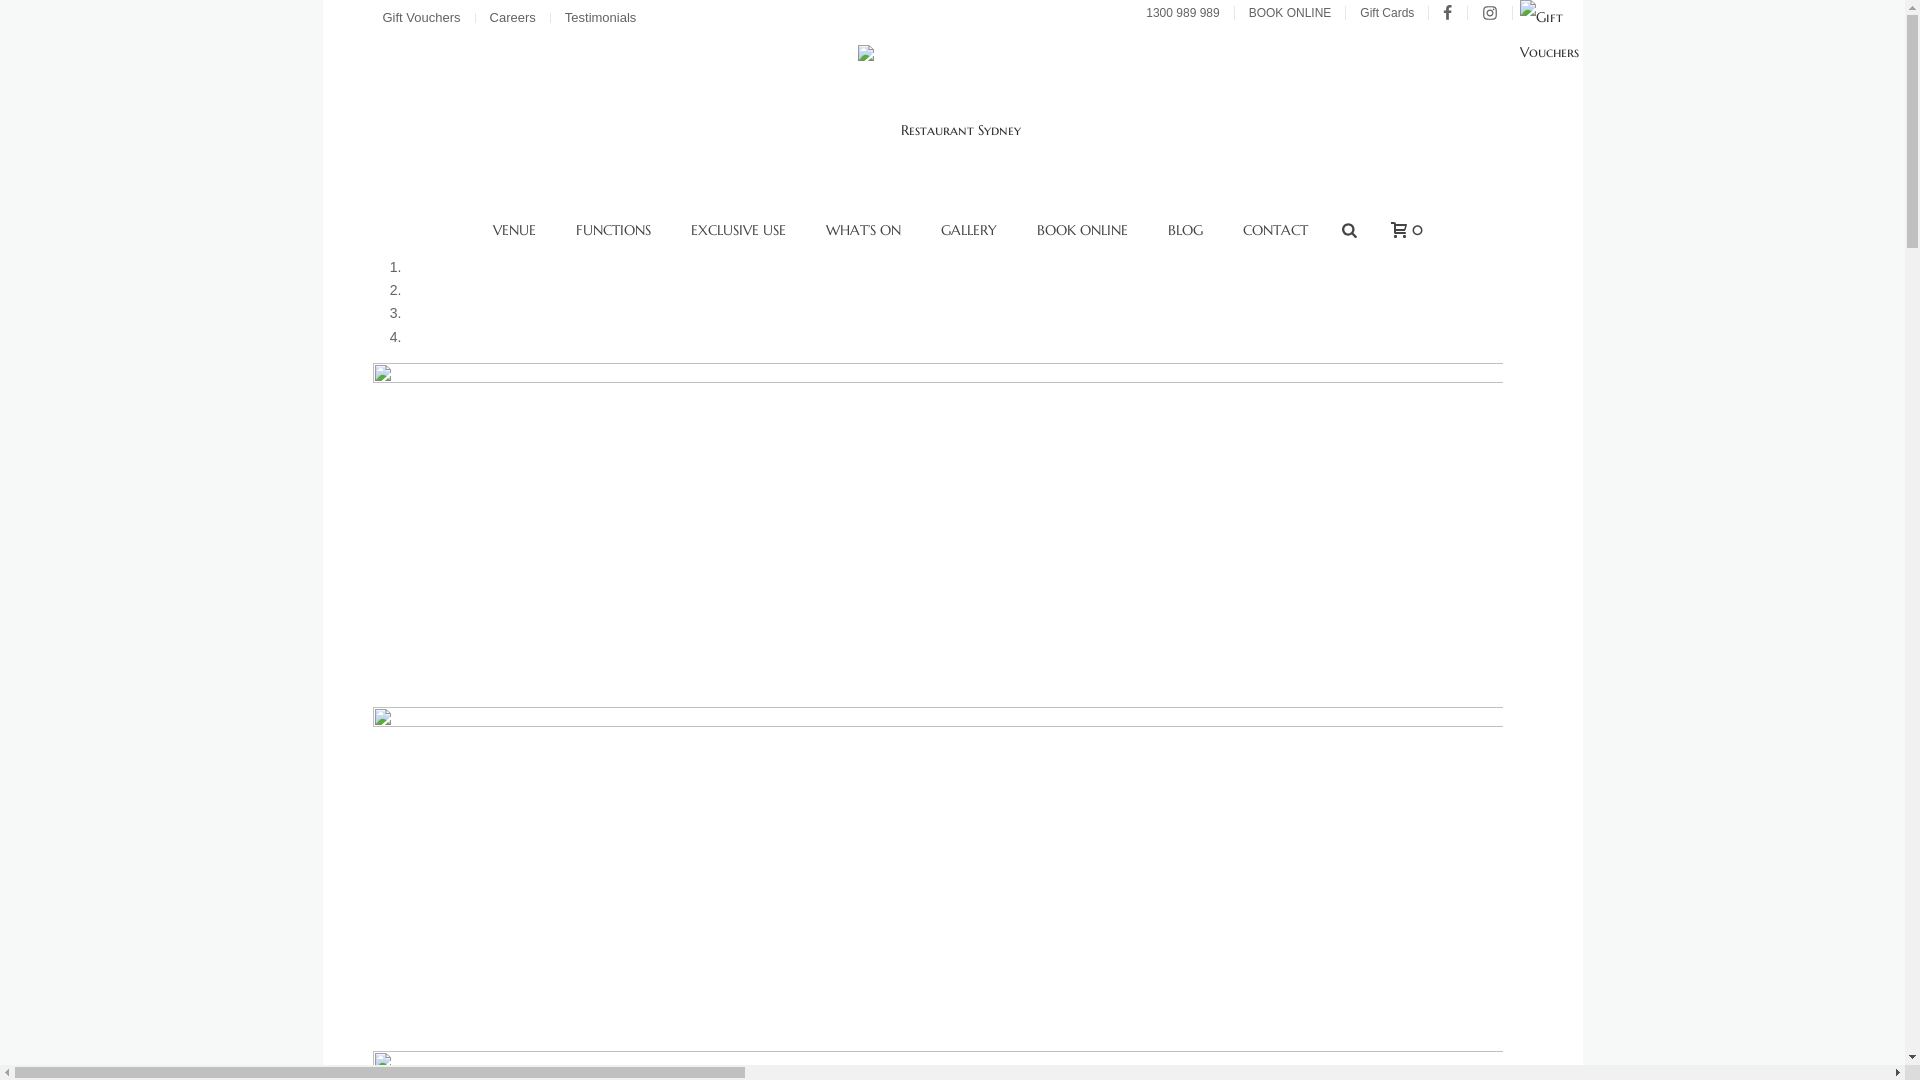  I want to click on 'GALLERY', so click(969, 229).